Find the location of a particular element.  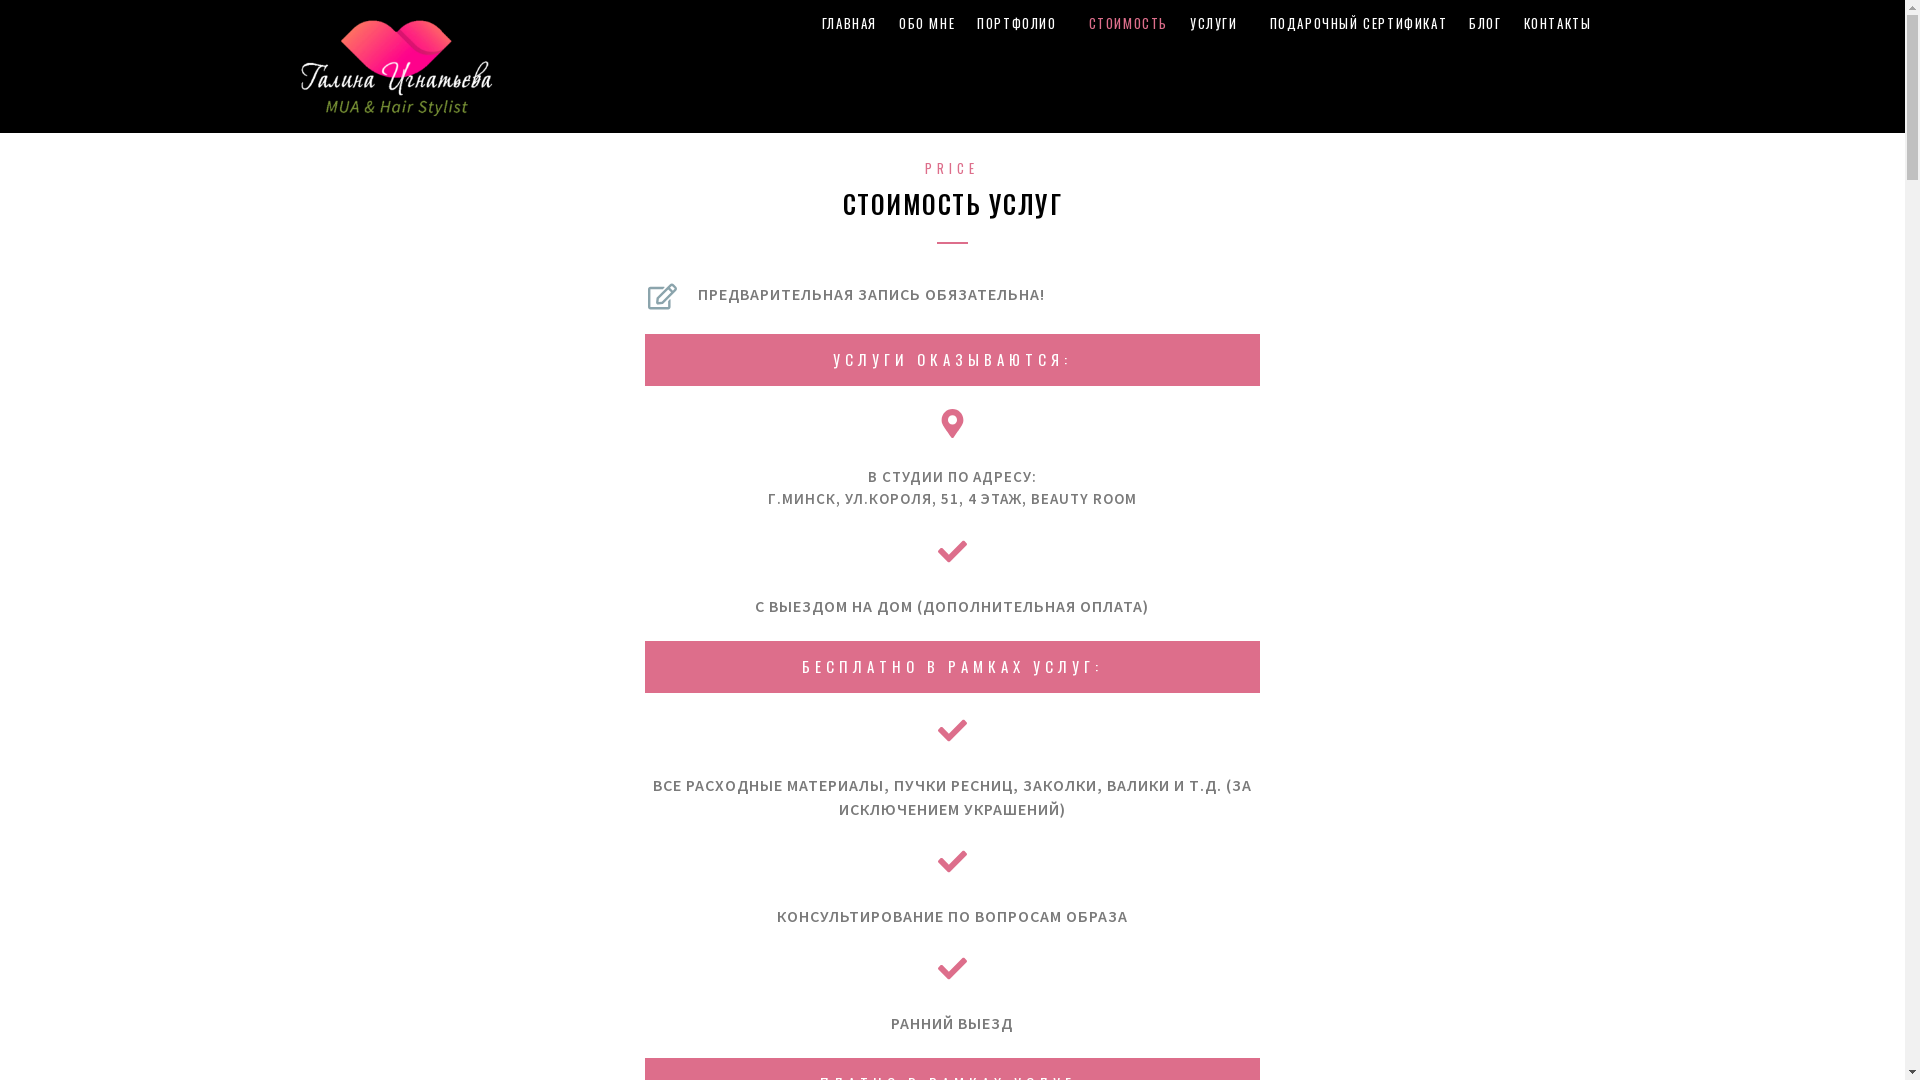

'PRICE' is located at coordinates (950, 167).